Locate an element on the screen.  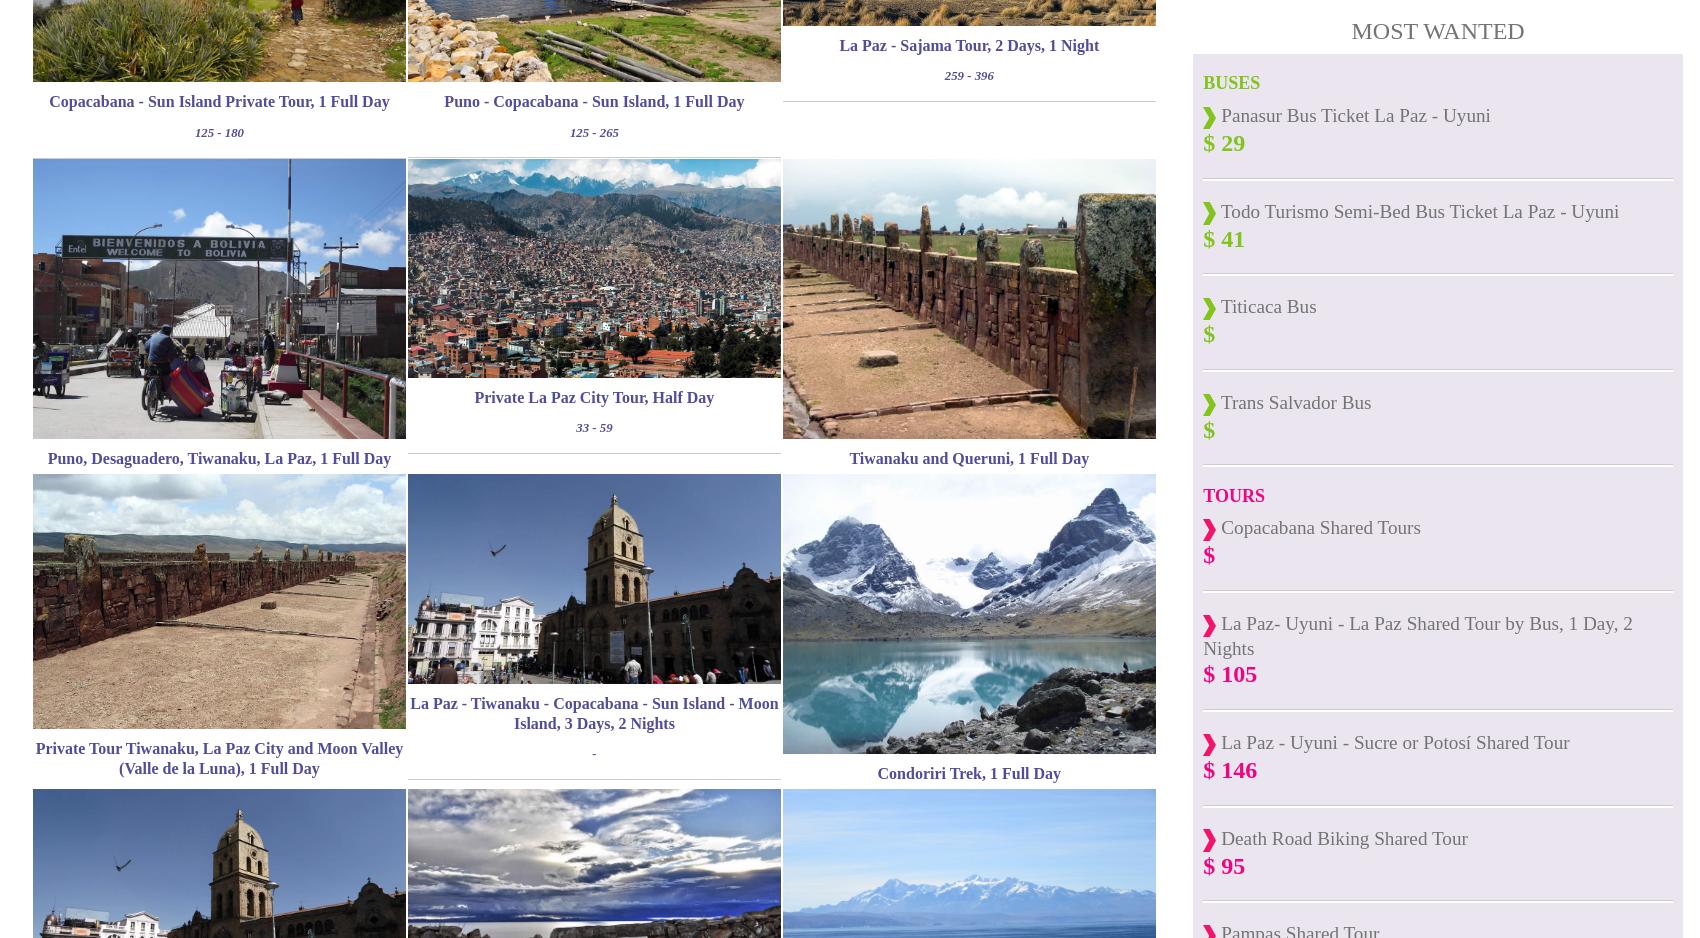
'La Paz - Uyuni - Sucre
or Potosí Shared Tour' is located at coordinates (1391, 742).